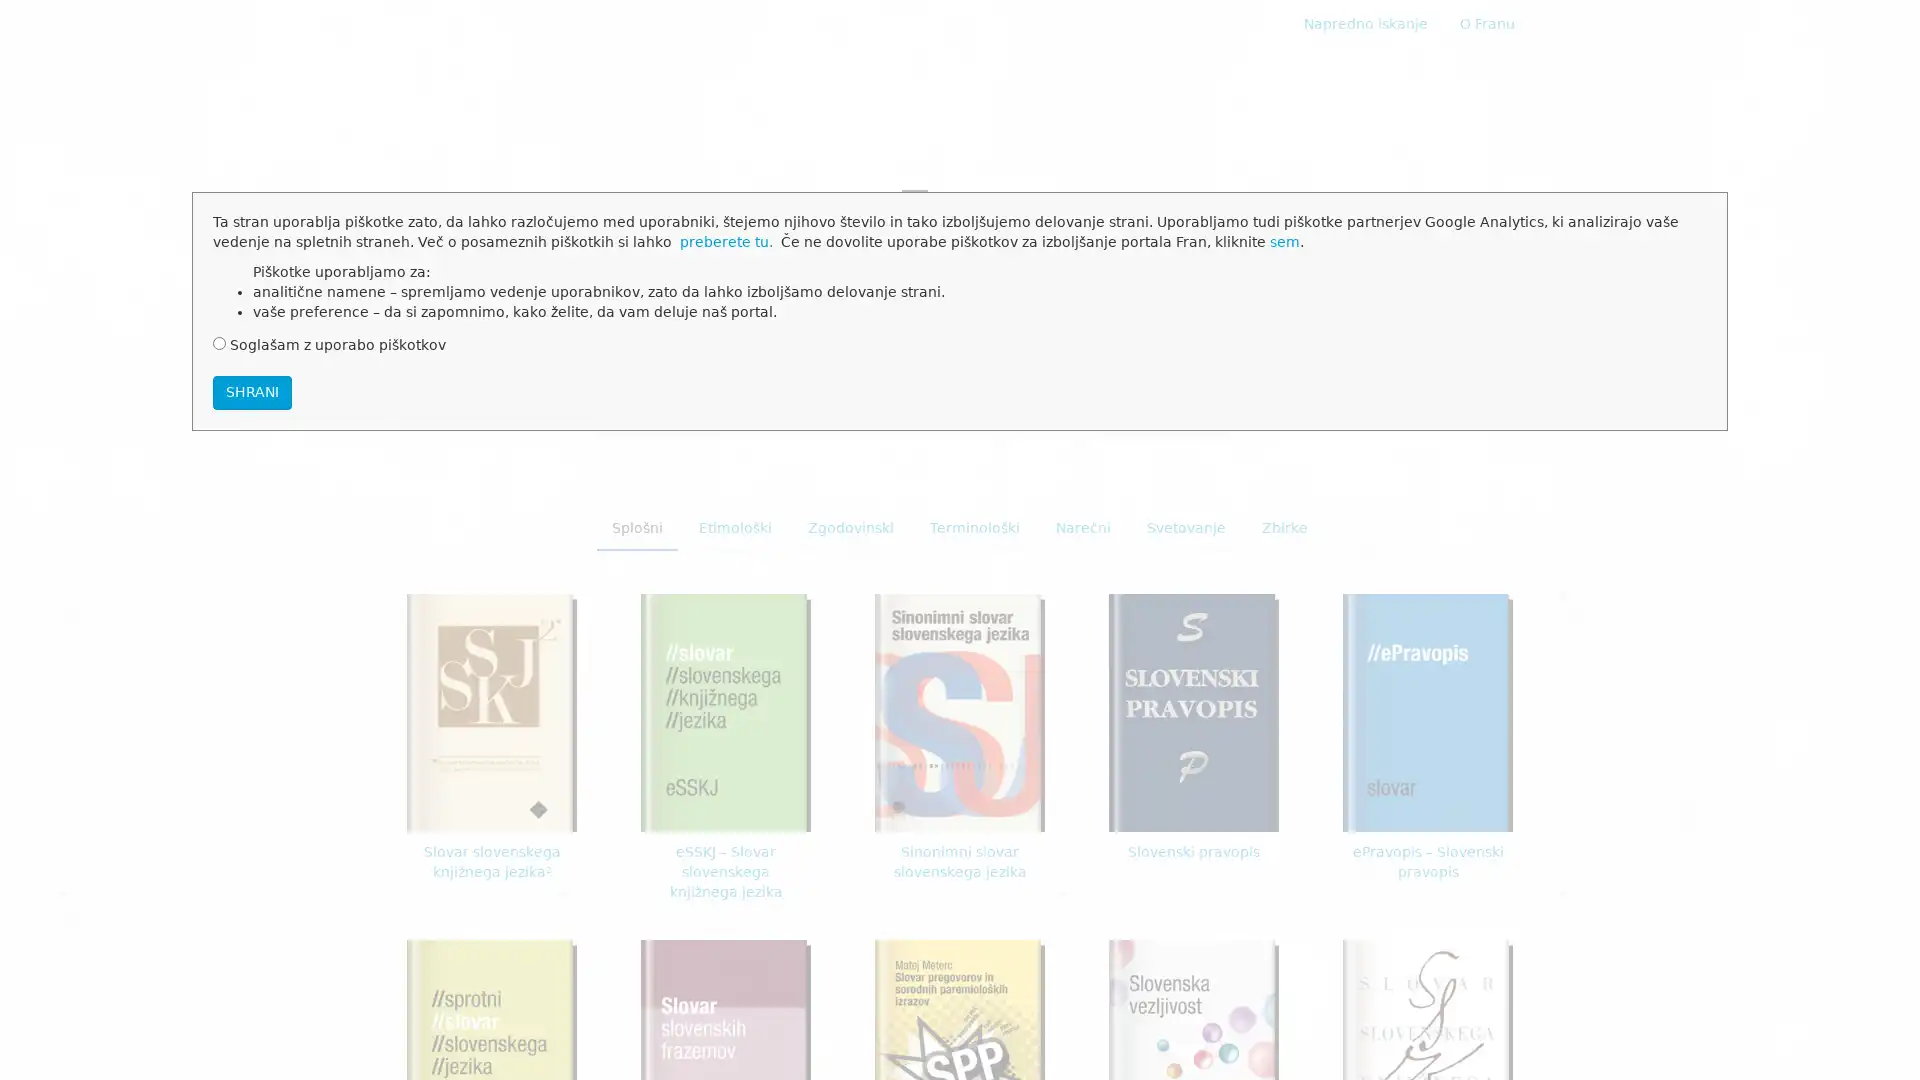 This screenshot has height=1080, width=1920. I want to click on SHRANI, so click(251, 392).